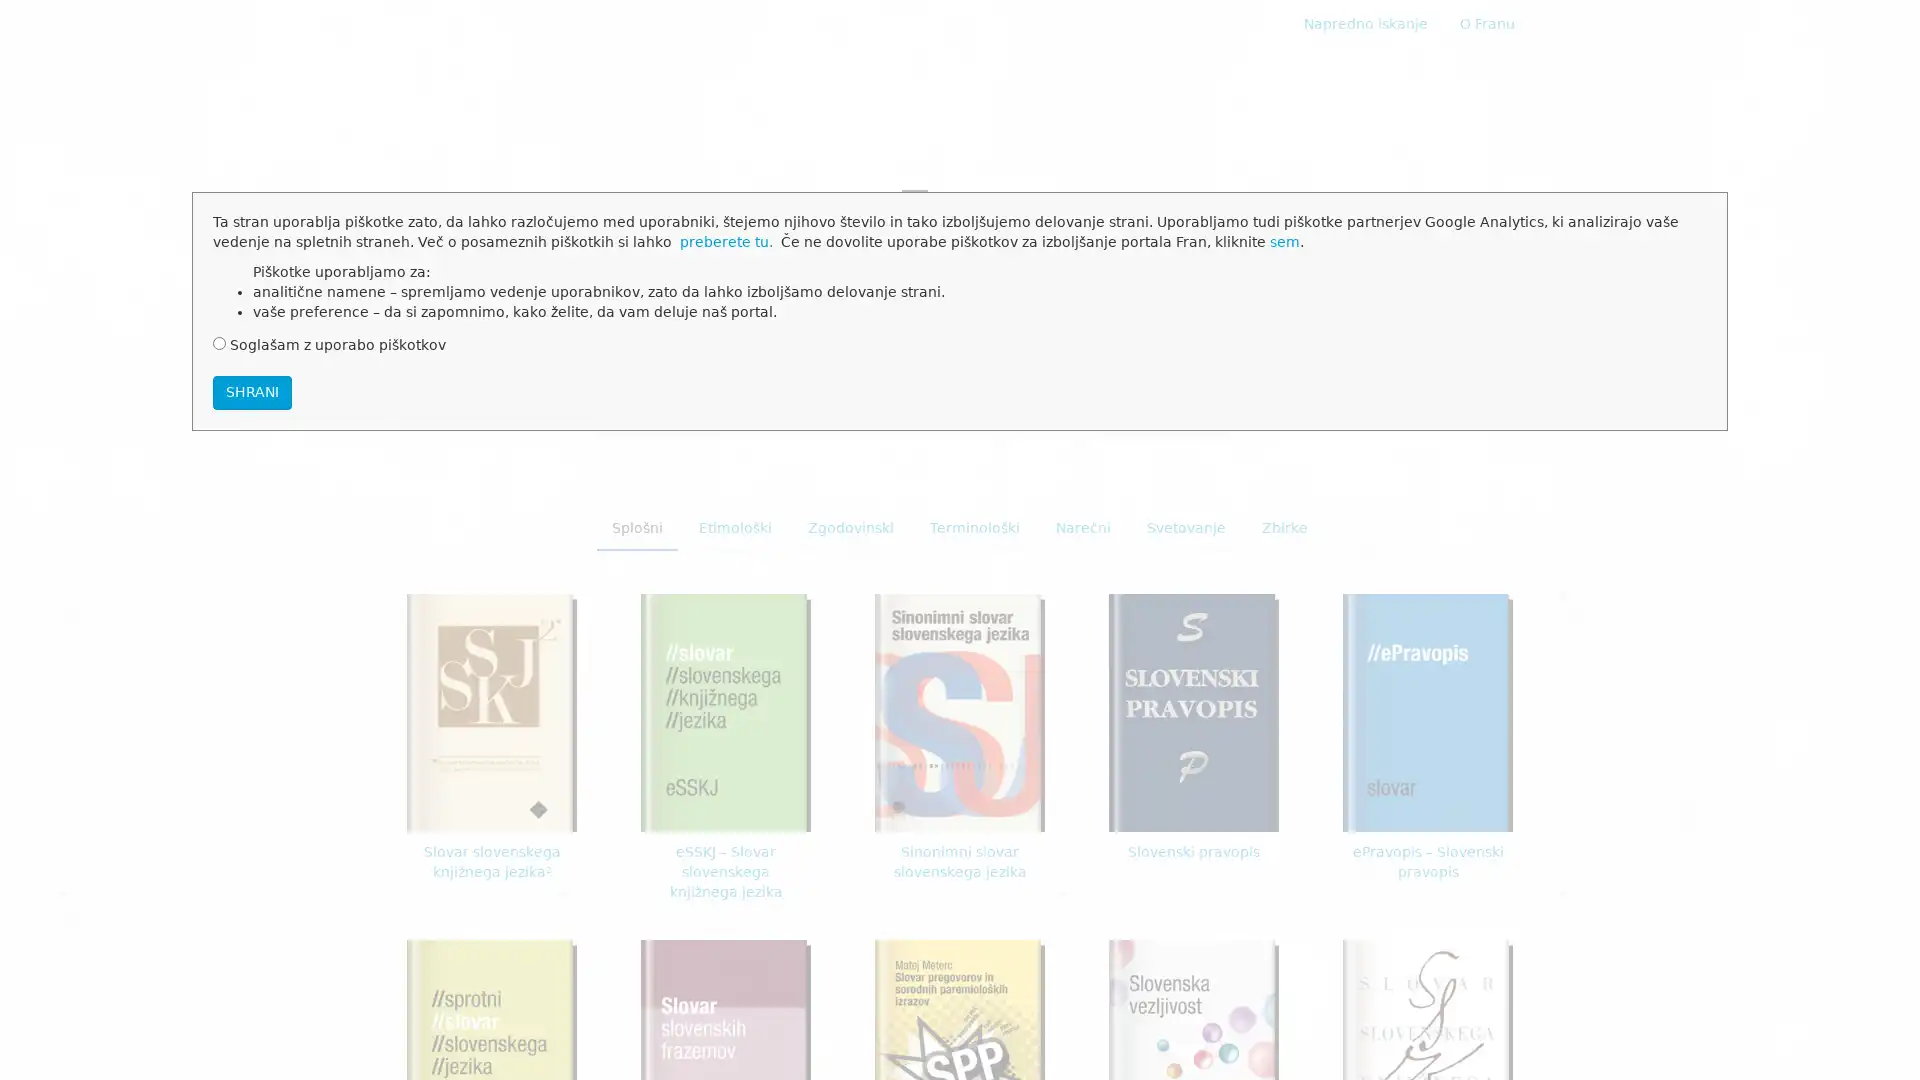 This screenshot has height=1080, width=1920. I want to click on SHRANI, so click(251, 392).